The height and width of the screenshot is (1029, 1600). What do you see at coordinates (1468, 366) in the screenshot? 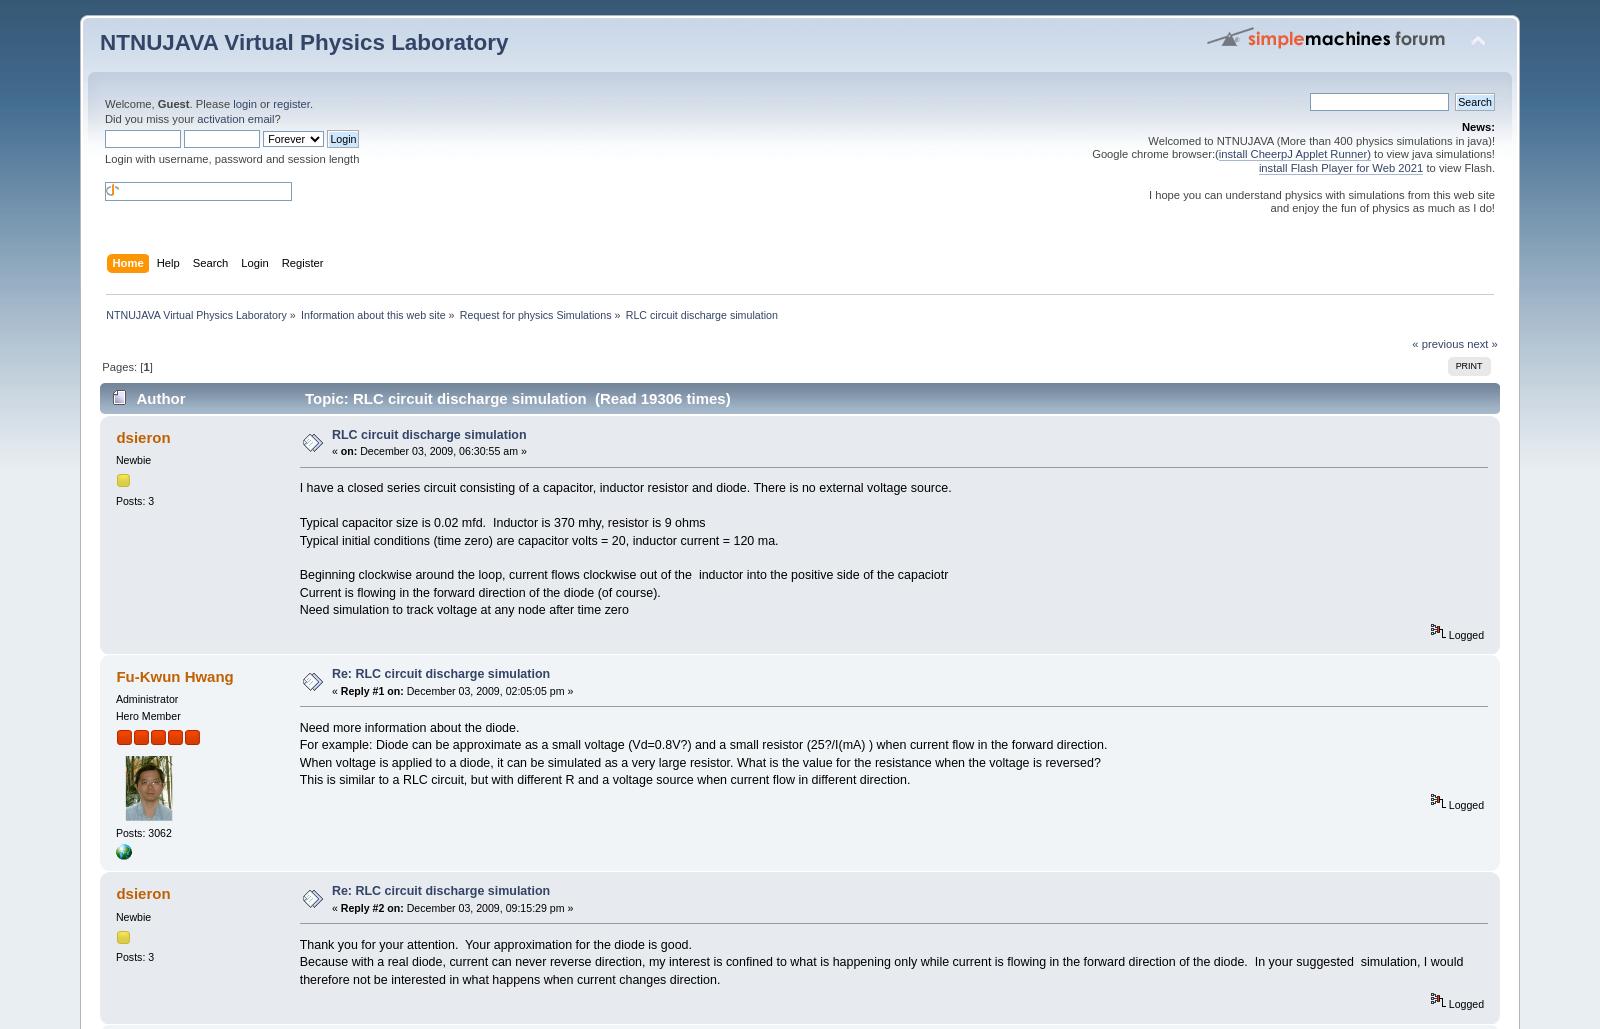
I see `'Print'` at bounding box center [1468, 366].